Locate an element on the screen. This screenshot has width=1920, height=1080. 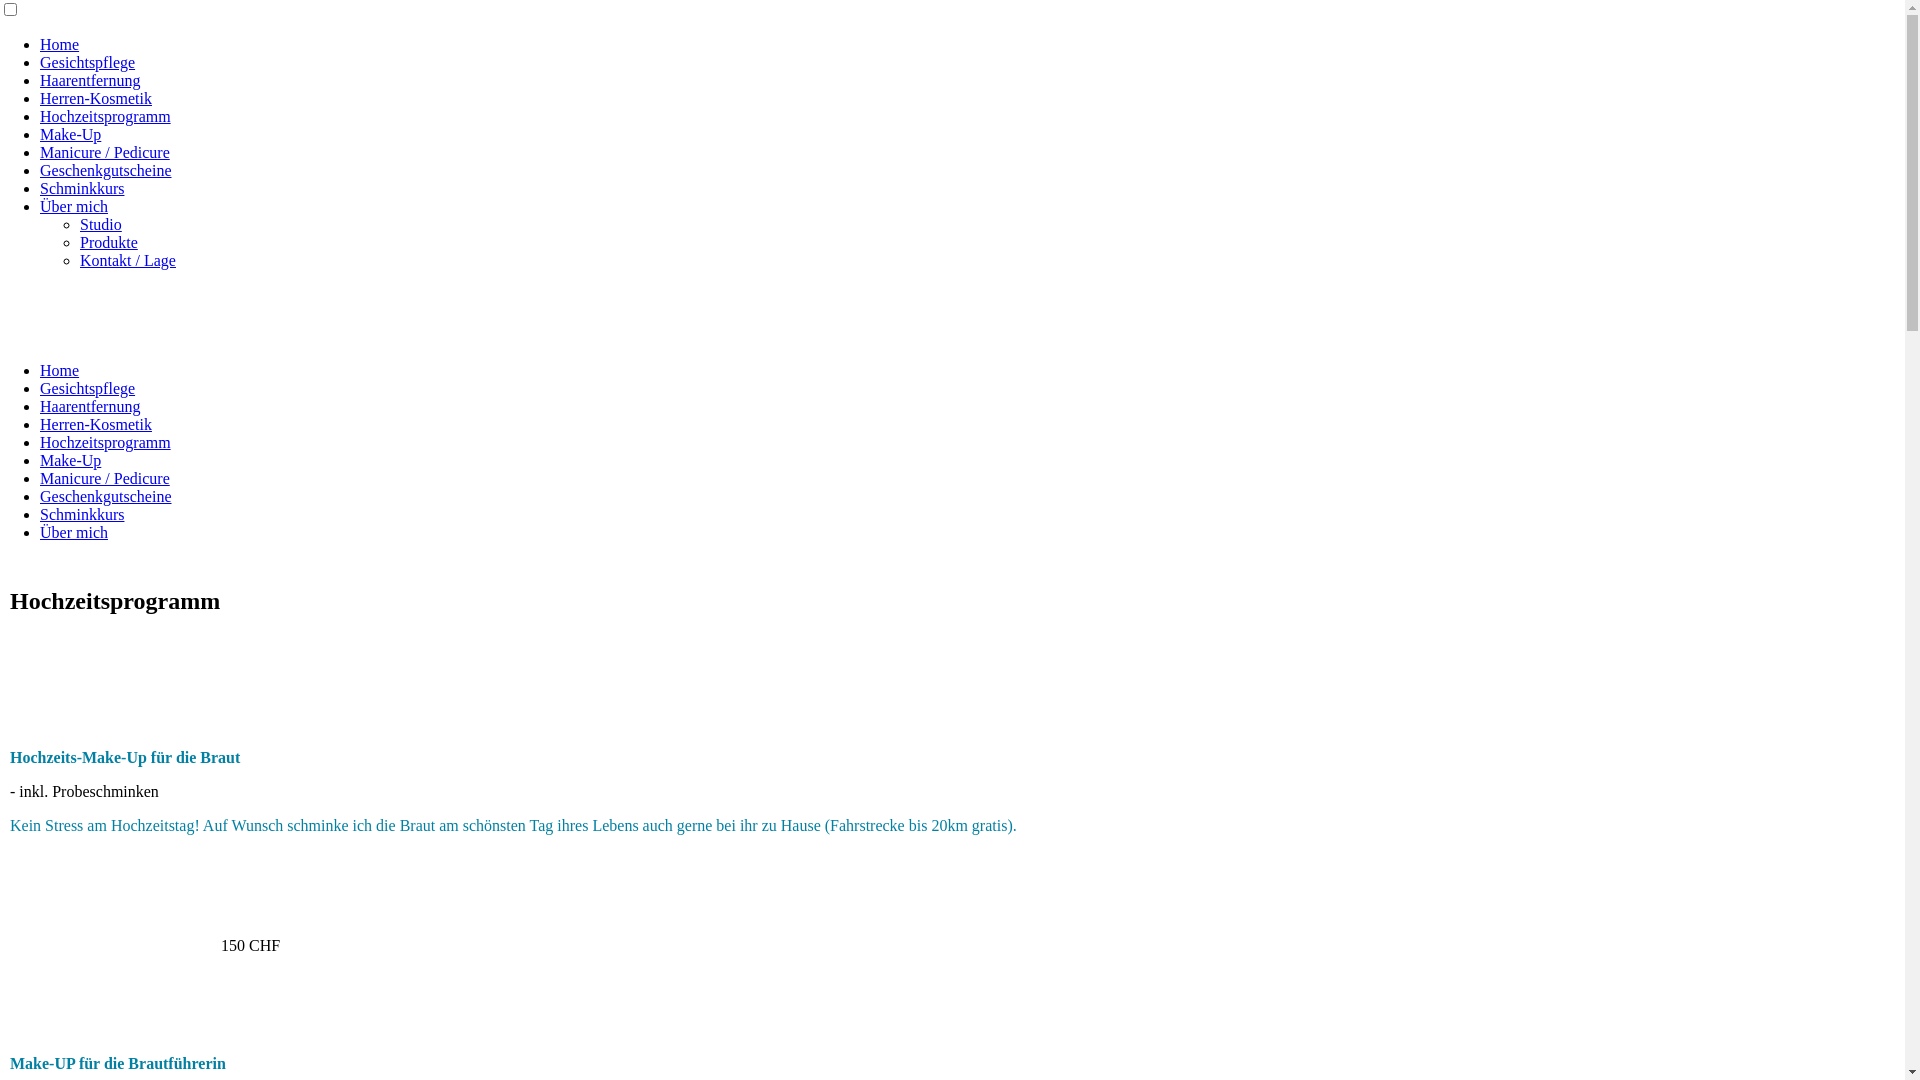
'Gesichtspflege' is located at coordinates (39, 61).